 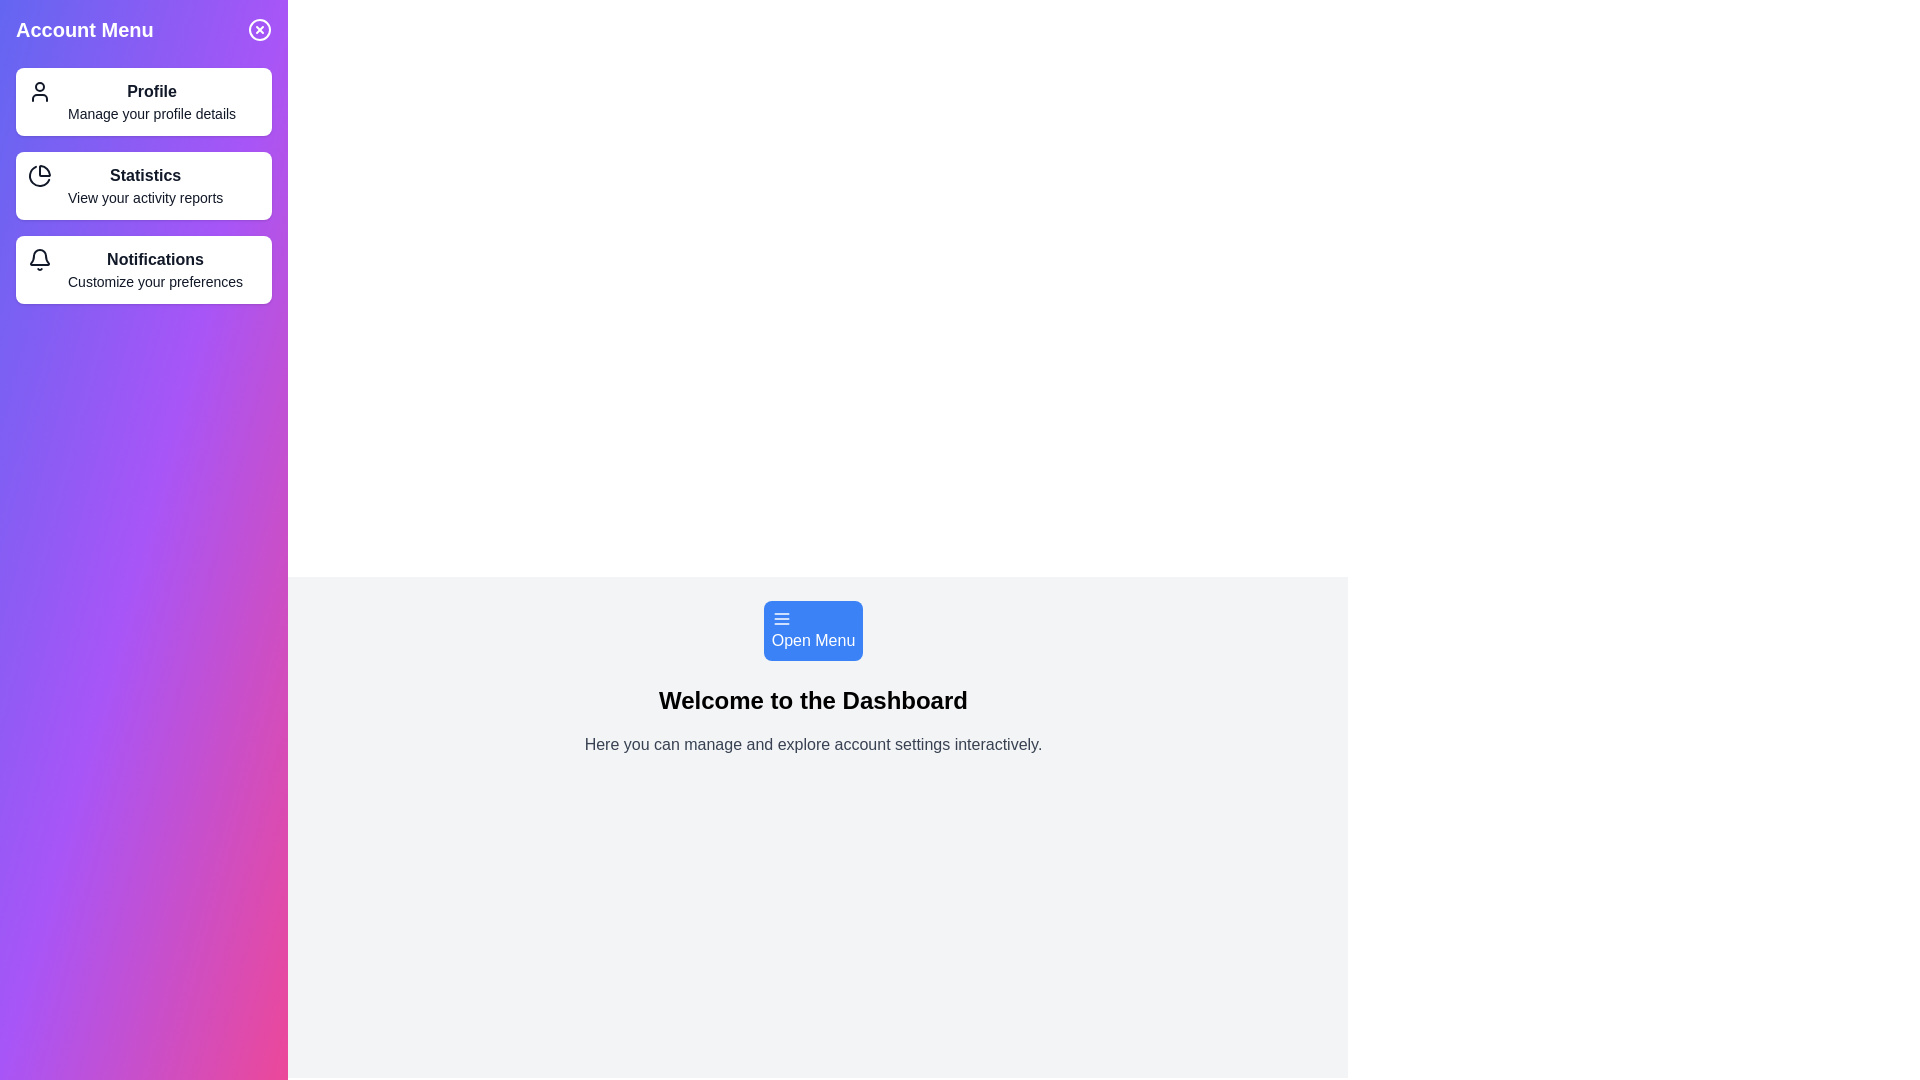 I want to click on the Profile option in the Account Menu, so click(x=143, y=101).